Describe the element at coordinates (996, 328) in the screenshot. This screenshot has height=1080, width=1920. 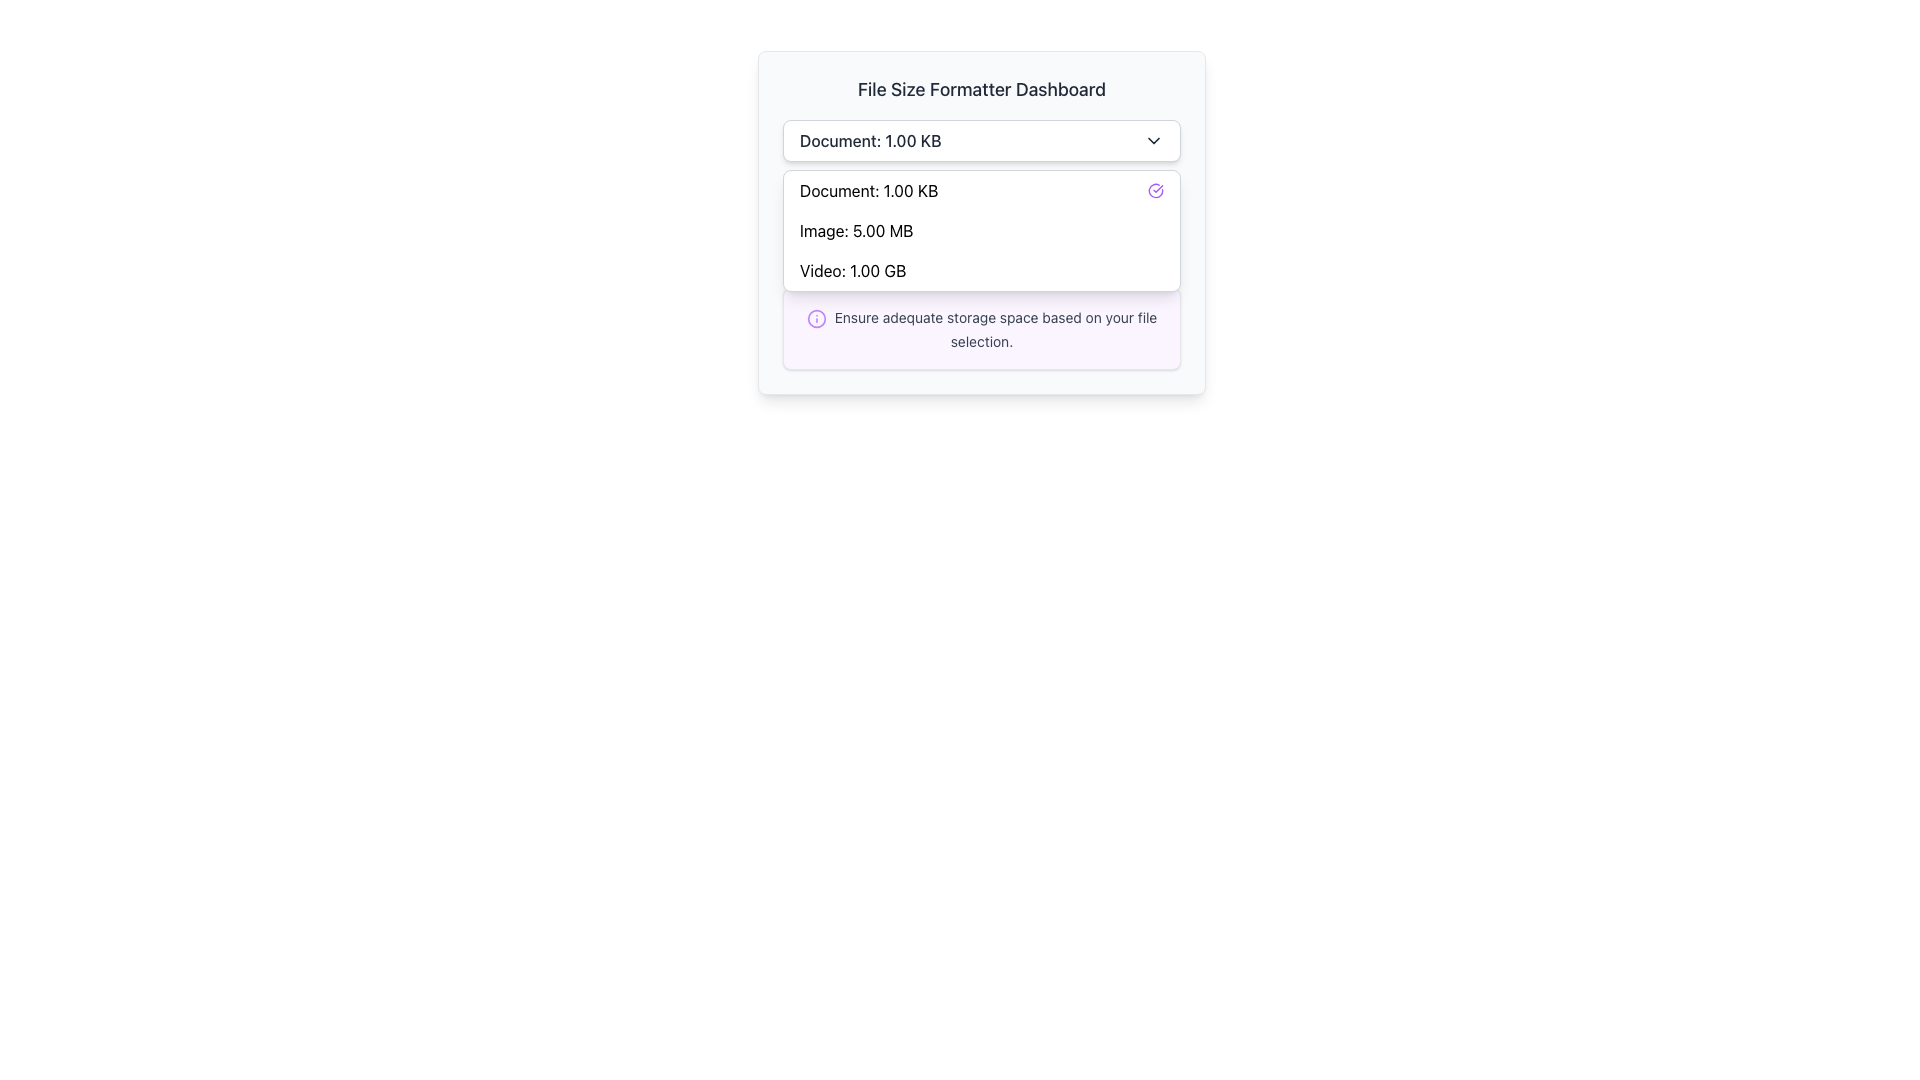
I see `the descriptive text that reads 'Ensure adequate storage space based on your file selection.' which is displayed in gray color below an icon within a bordered box` at that location.